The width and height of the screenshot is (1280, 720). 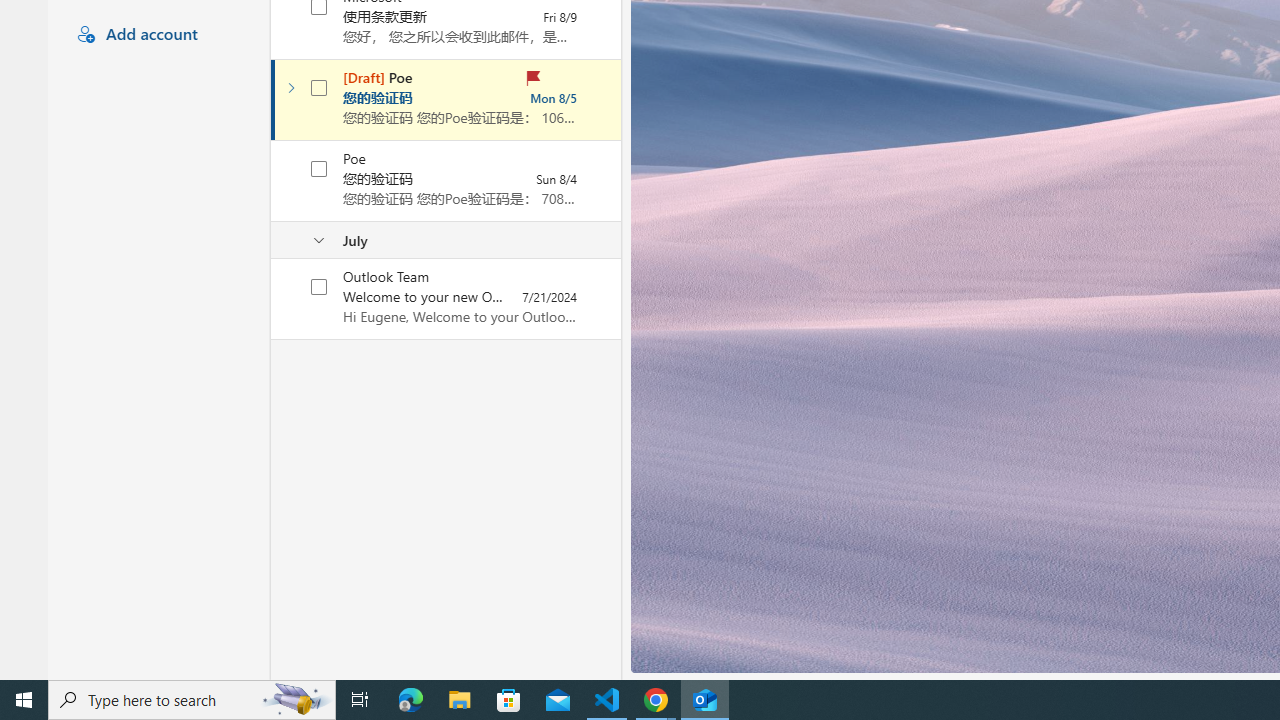 What do you see at coordinates (290, 87) in the screenshot?
I see `'Expand conversation'` at bounding box center [290, 87].